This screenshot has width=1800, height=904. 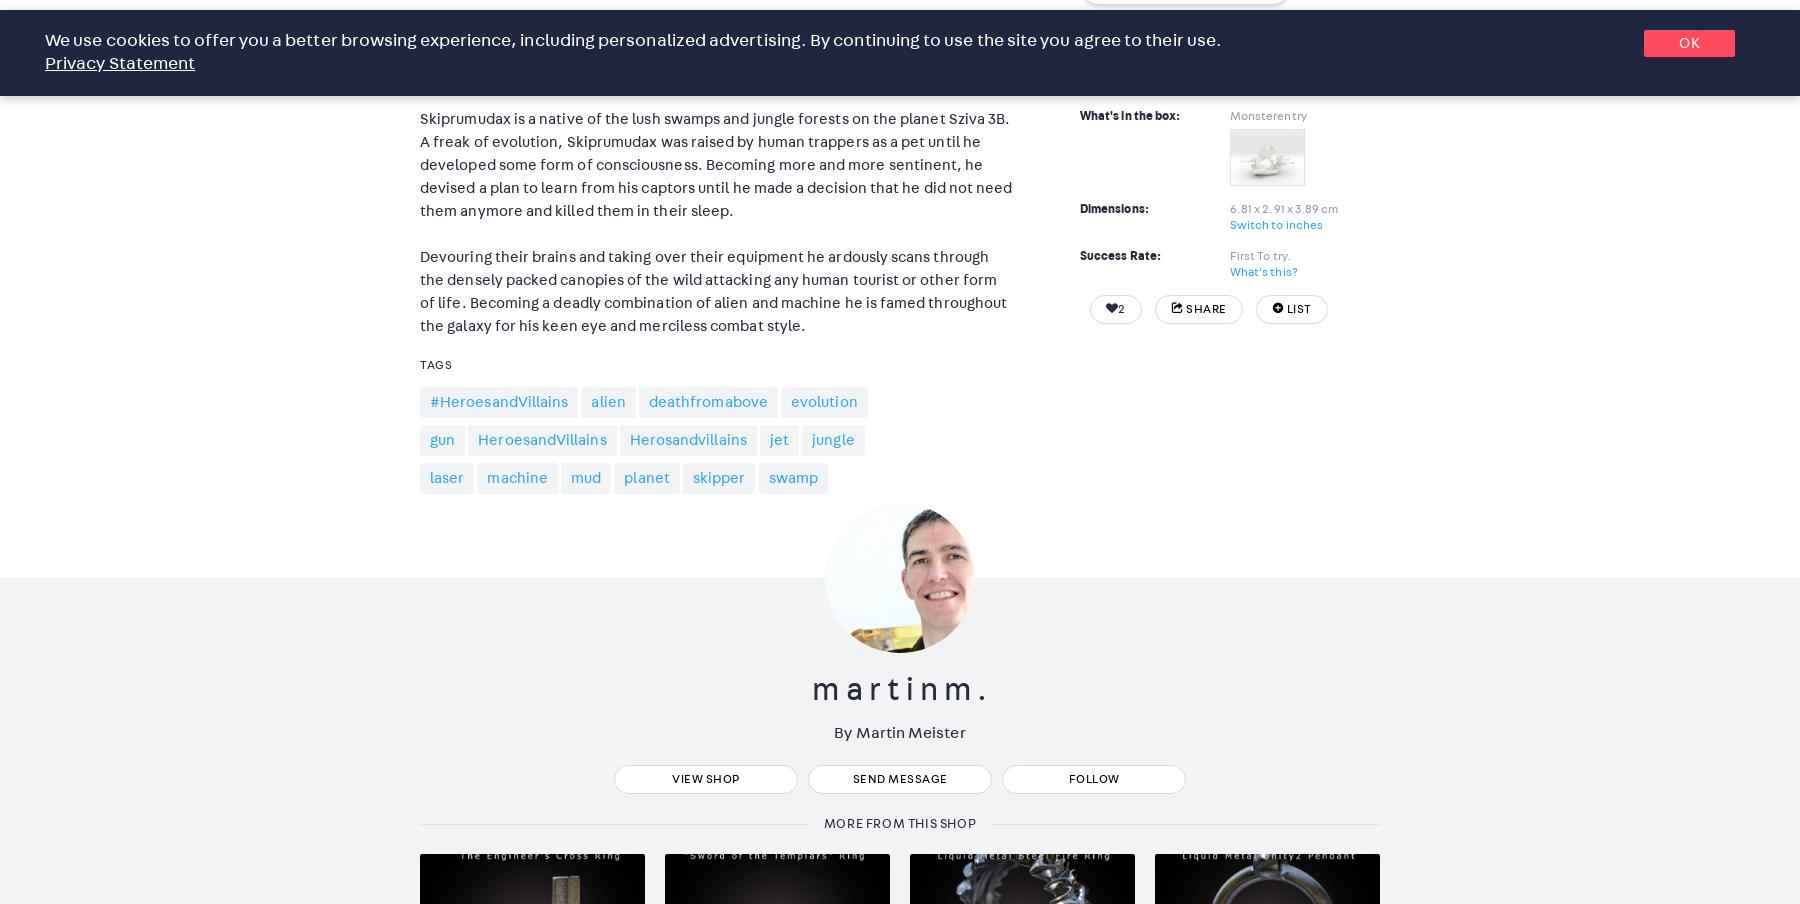 What do you see at coordinates (1285, 307) in the screenshot?
I see `'List'` at bounding box center [1285, 307].